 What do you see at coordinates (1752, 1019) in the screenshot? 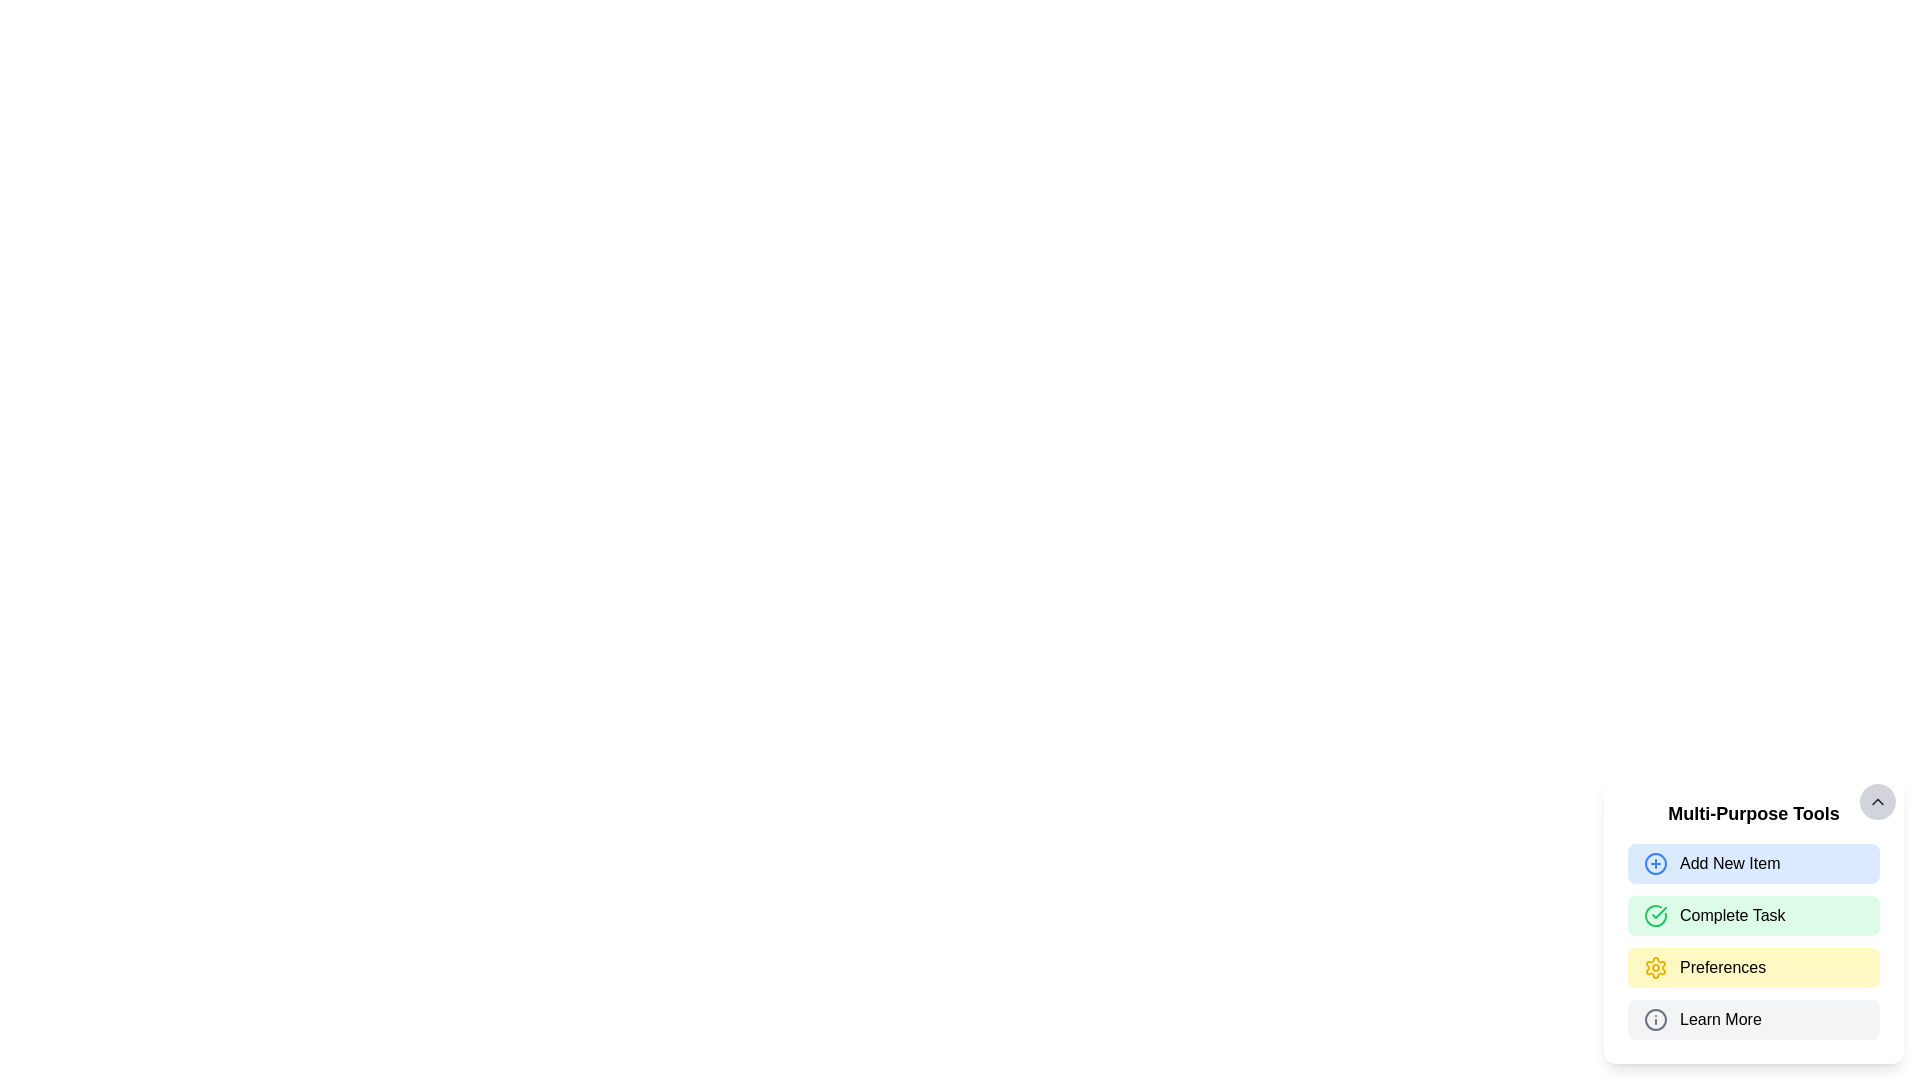
I see `the button at the bottom of the 'Multi-Purpose Tools' menu` at bounding box center [1752, 1019].